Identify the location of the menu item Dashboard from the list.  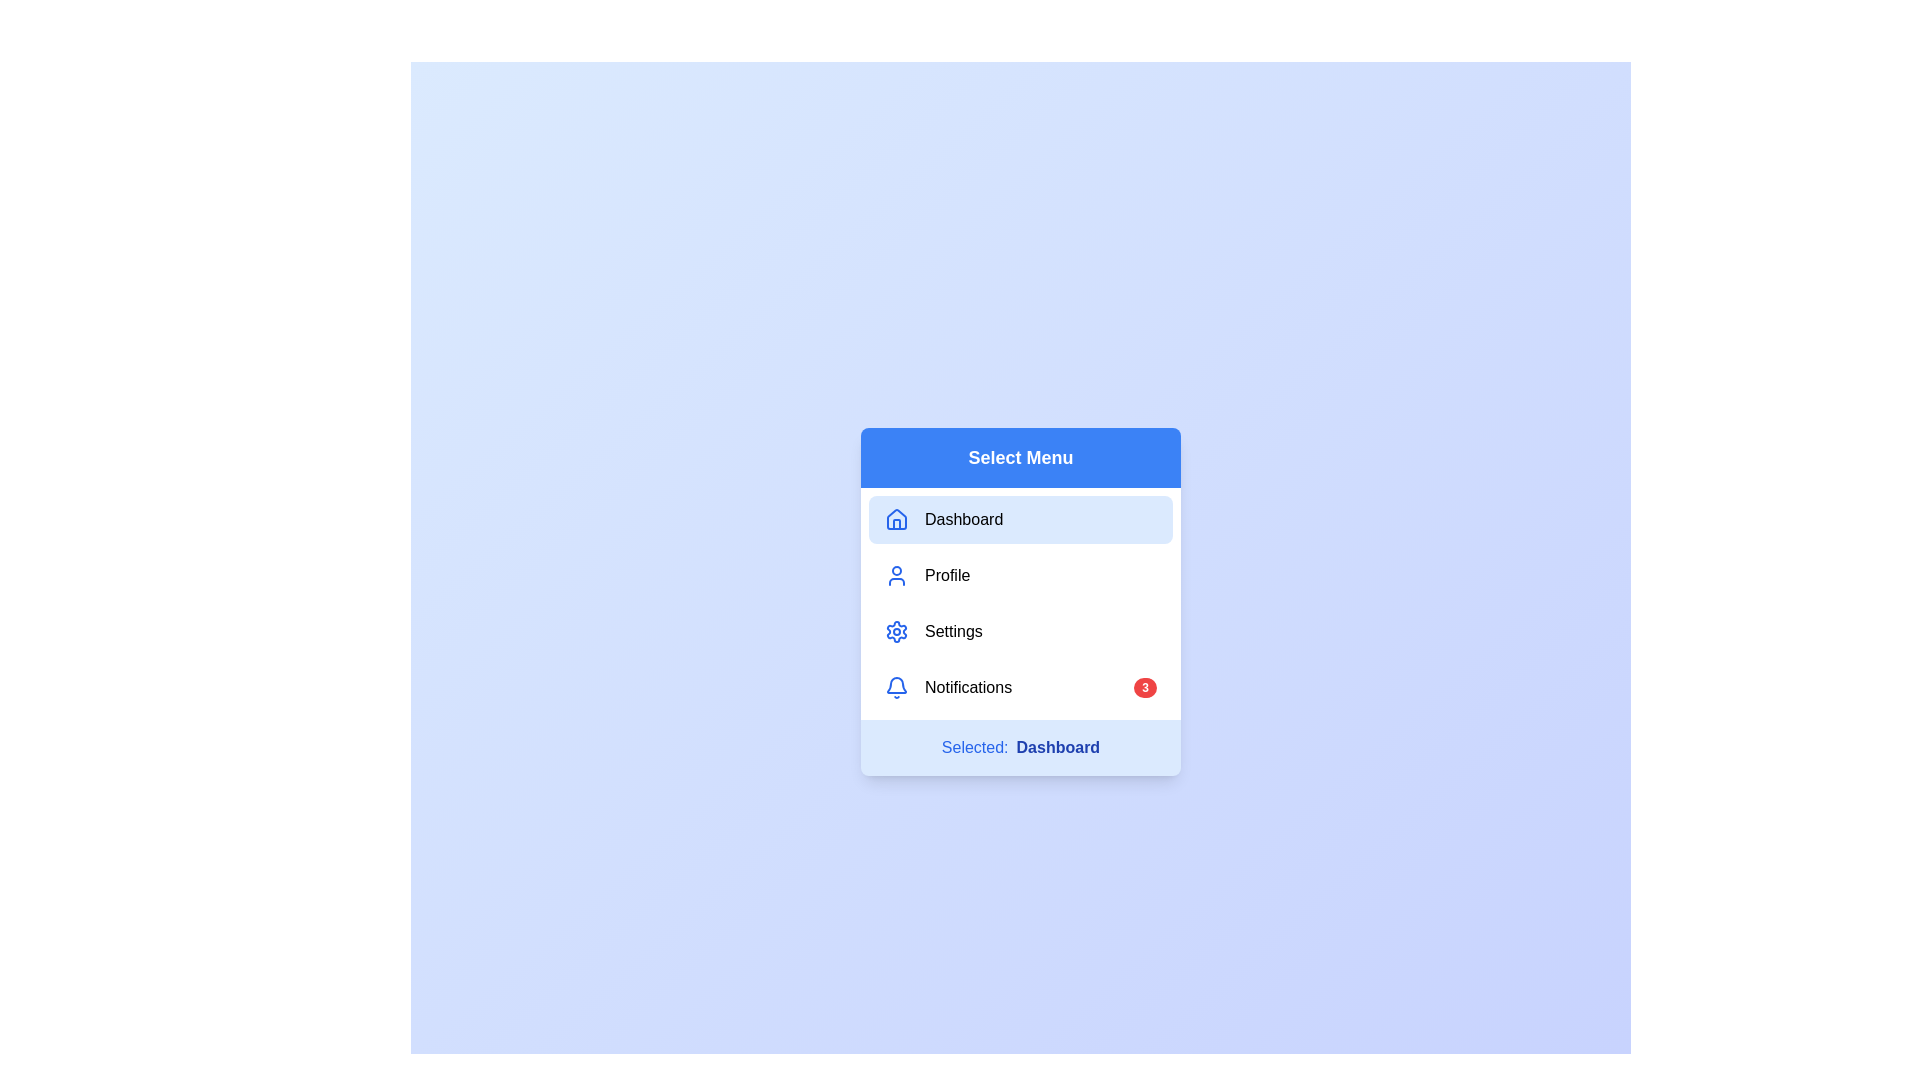
(1021, 519).